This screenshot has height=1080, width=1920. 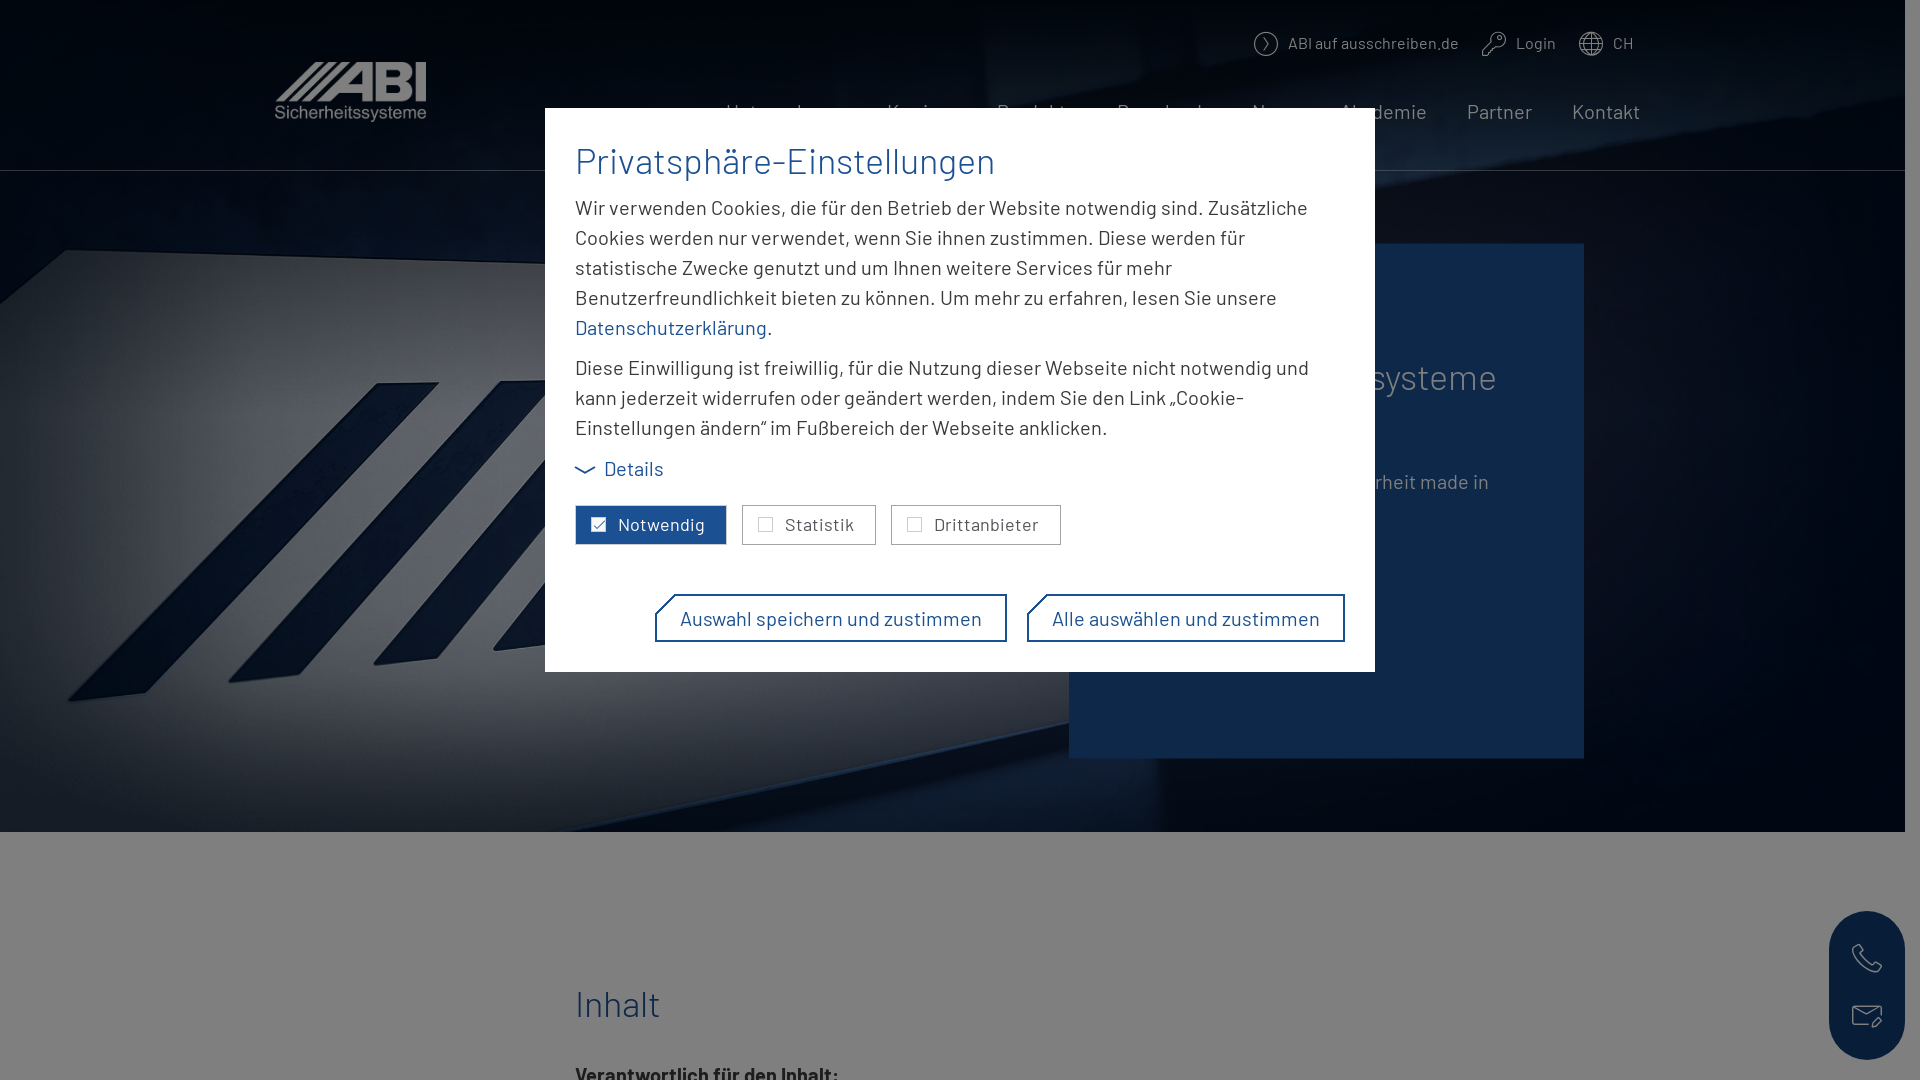 What do you see at coordinates (618, 468) in the screenshot?
I see `'Details'` at bounding box center [618, 468].